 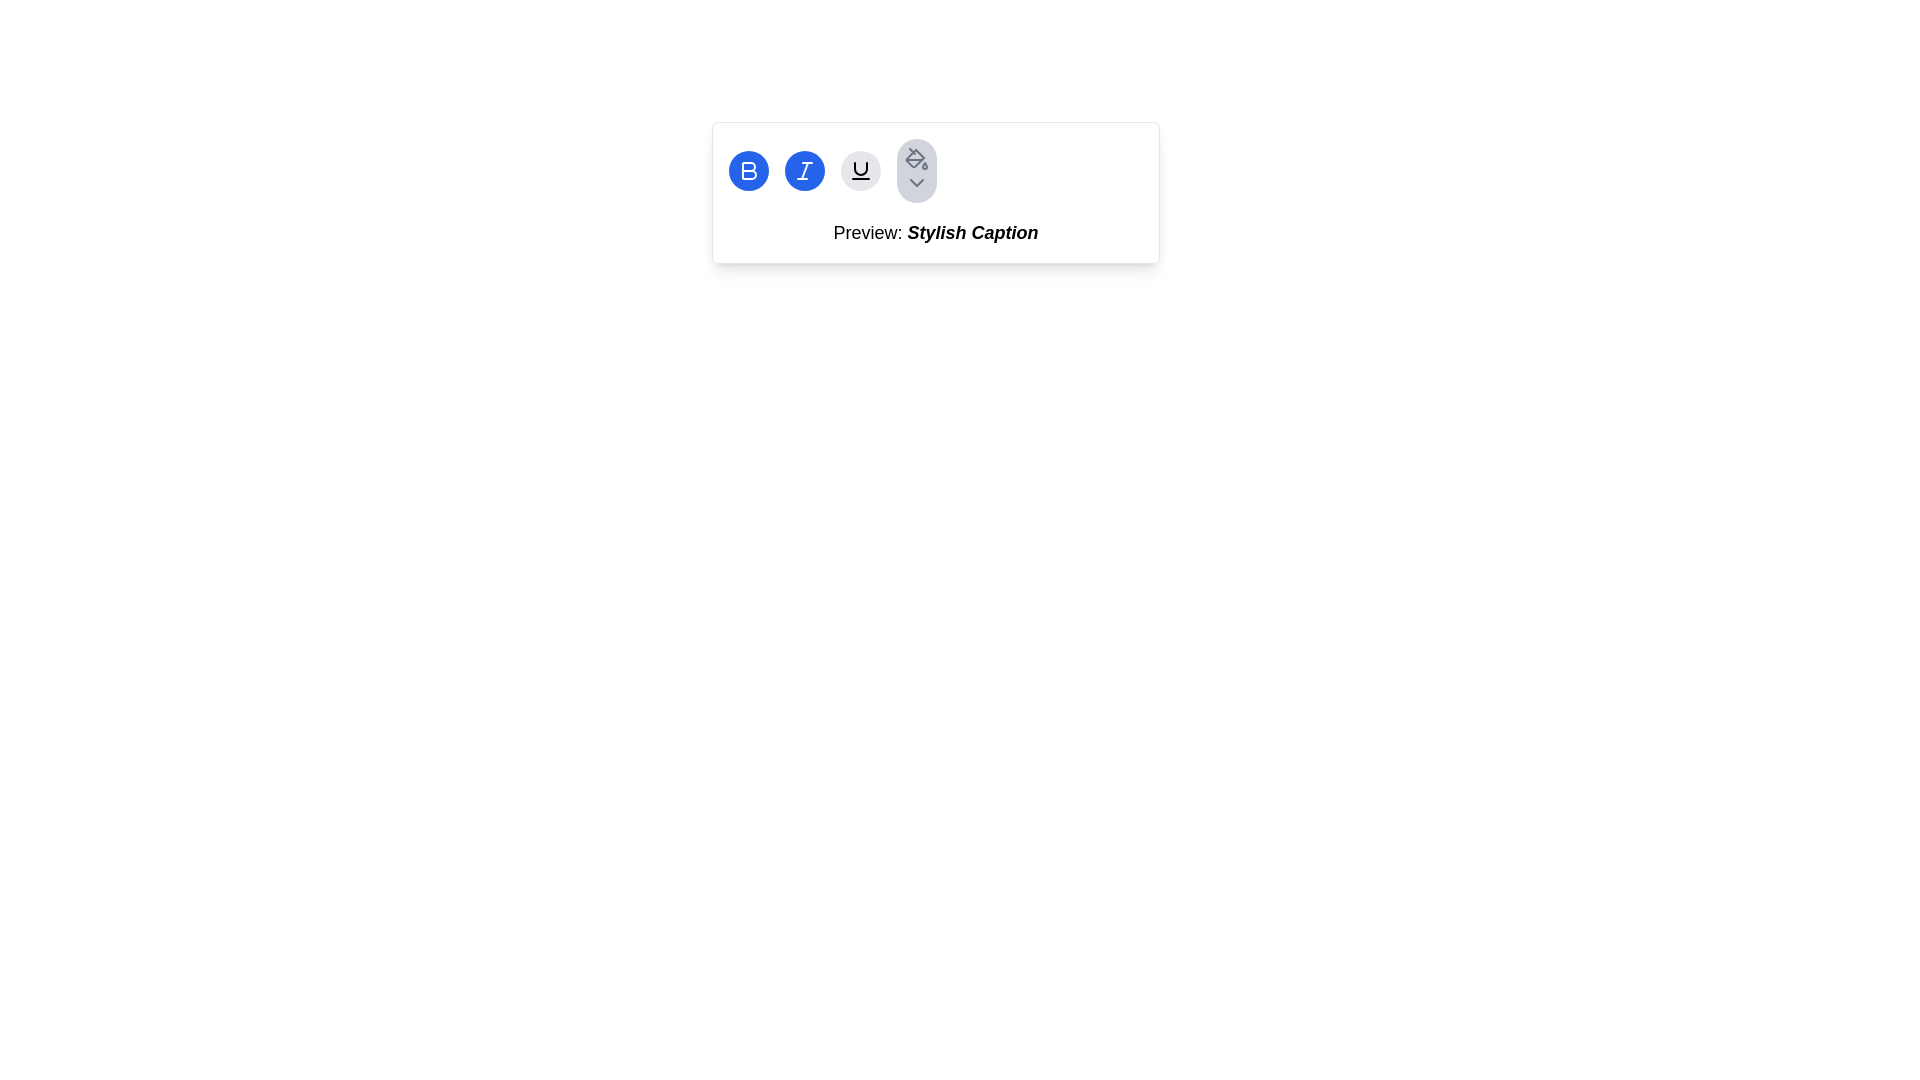 I want to click on the upper and larger curved stroke of the icon's vector graphic component, which is part of a decorative or symbolic group related to styling or annotation, so click(x=860, y=168).